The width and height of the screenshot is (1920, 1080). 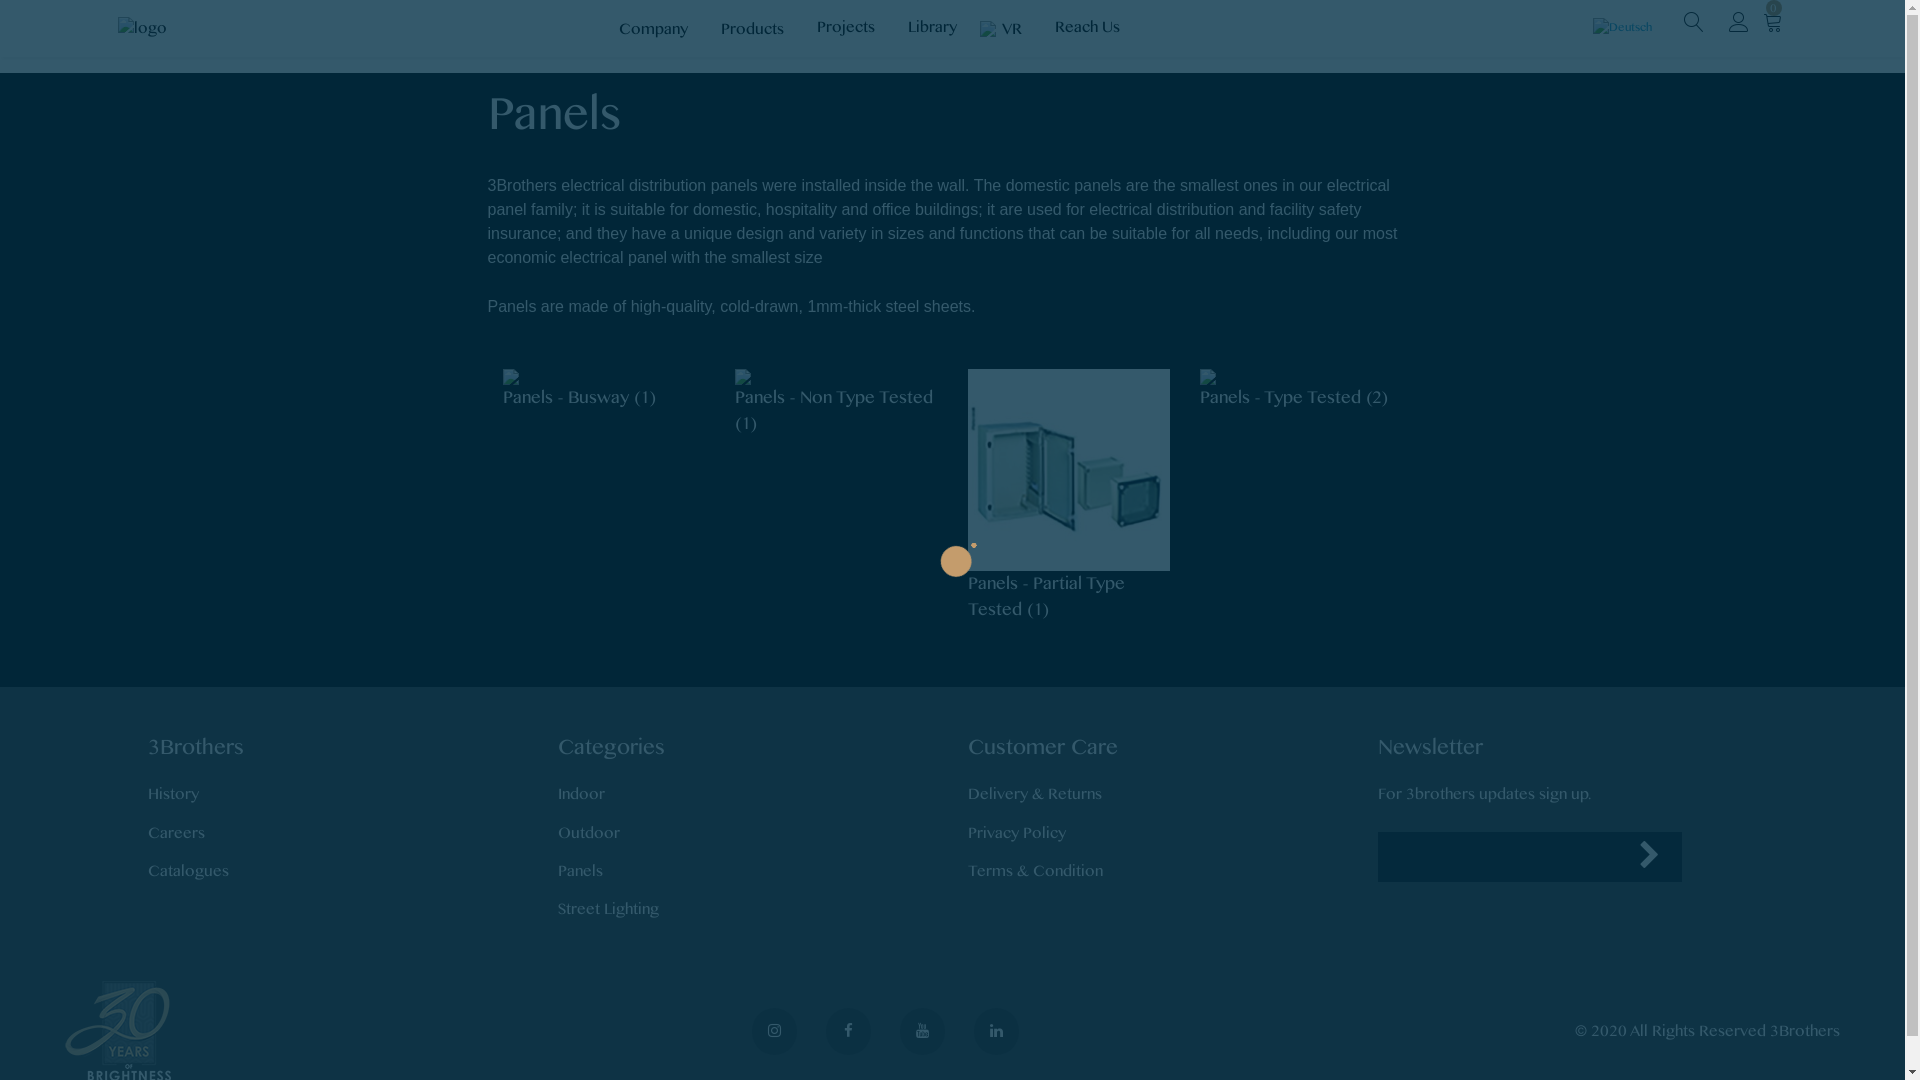 What do you see at coordinates (1068, 494) in the screenshot?
I see `'Panels - Partial Type Tested (1)'` at bounding box center [1068, 494].